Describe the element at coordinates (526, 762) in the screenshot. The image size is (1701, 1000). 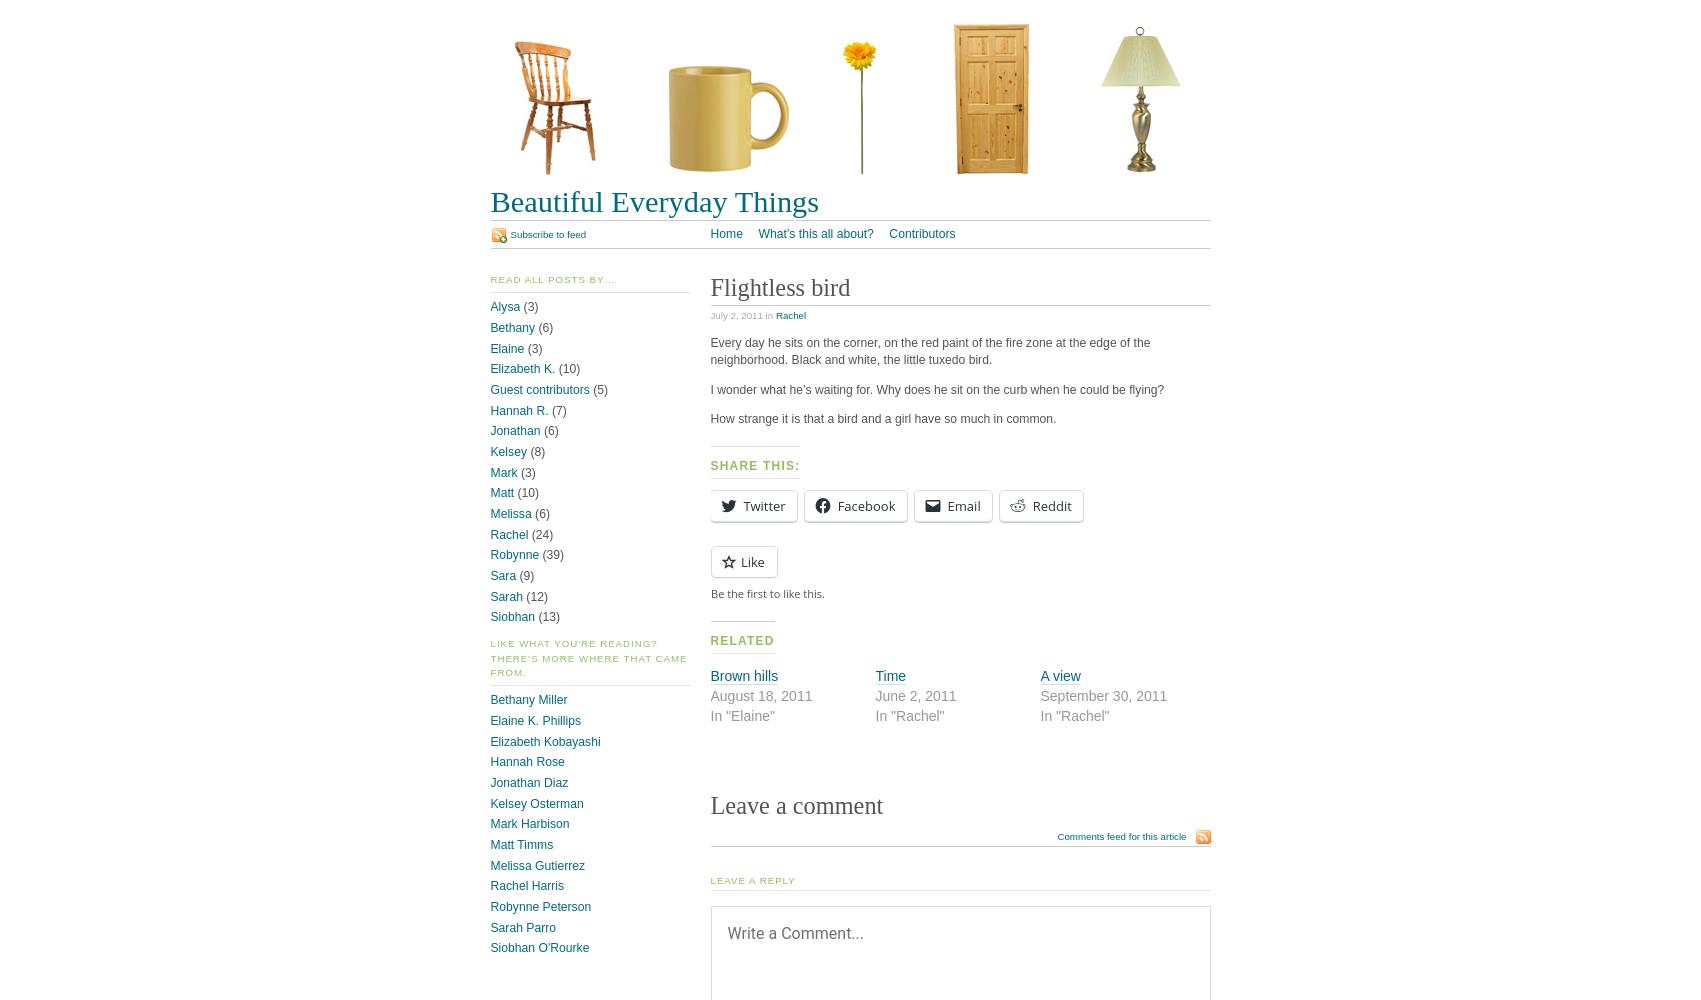
I see `'Hannah Rose'` at that location.